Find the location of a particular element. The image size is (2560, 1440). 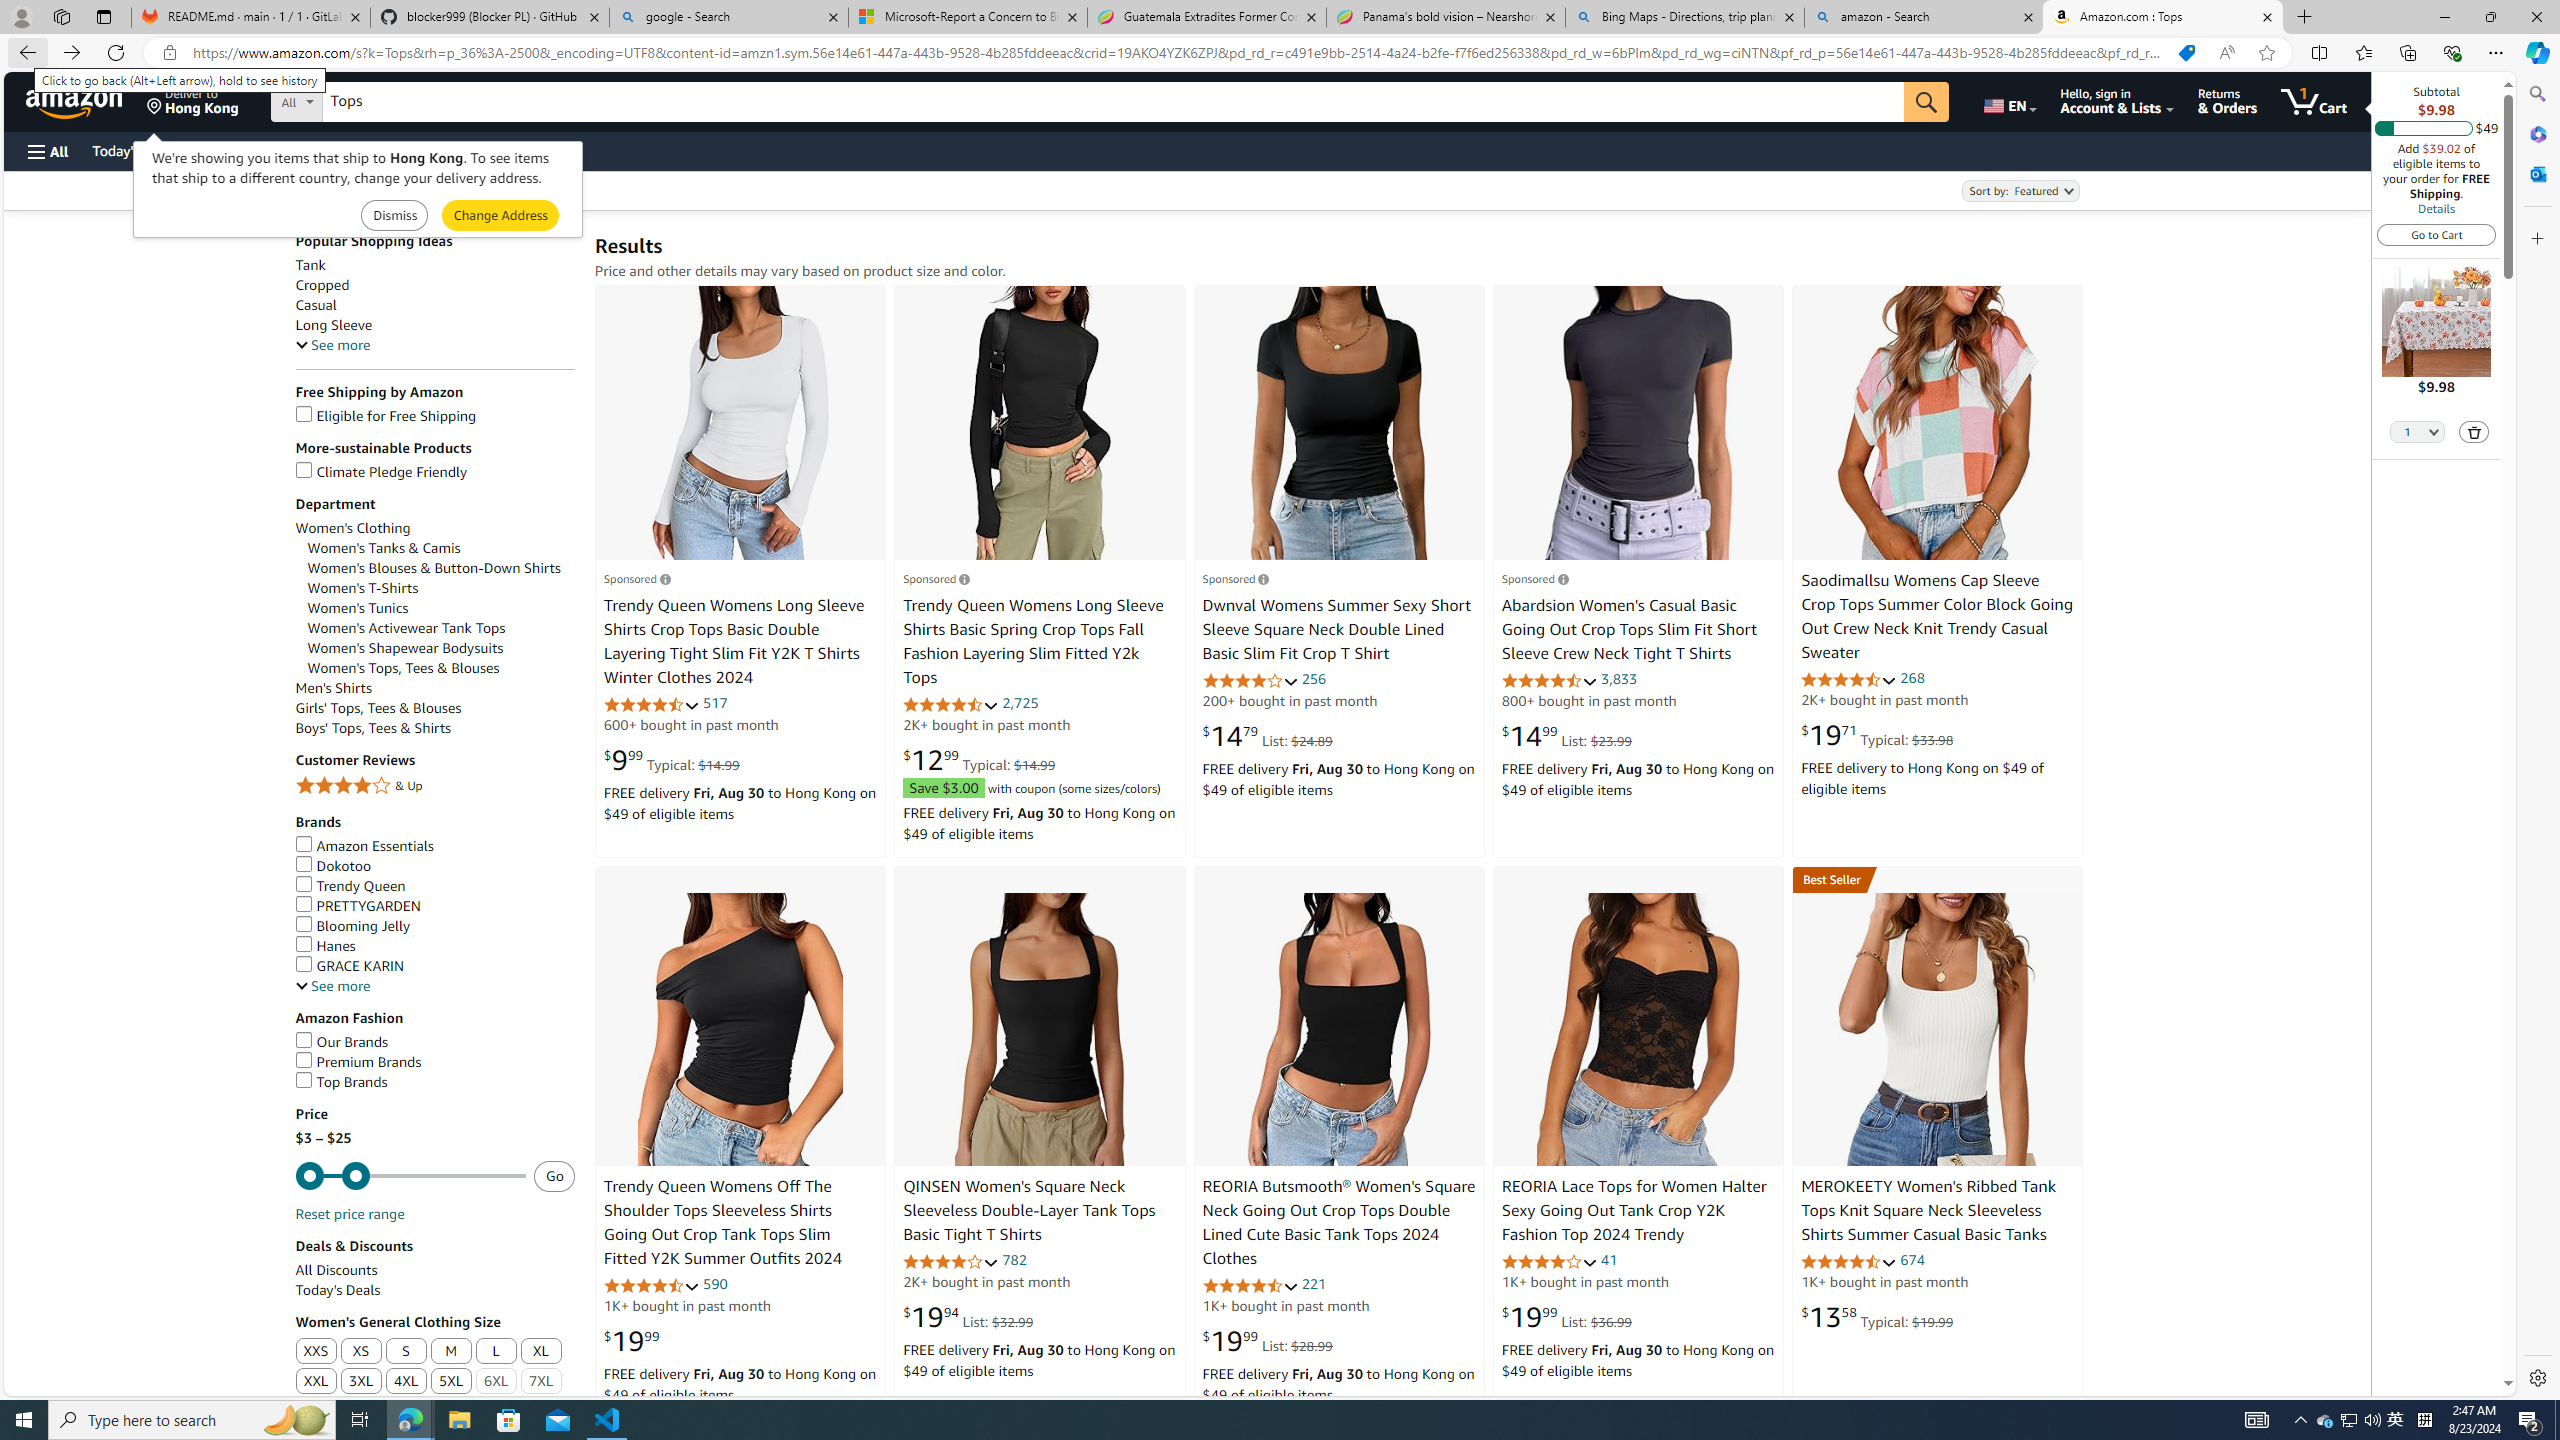

'XXS' is located at coordinates (315, 1351).